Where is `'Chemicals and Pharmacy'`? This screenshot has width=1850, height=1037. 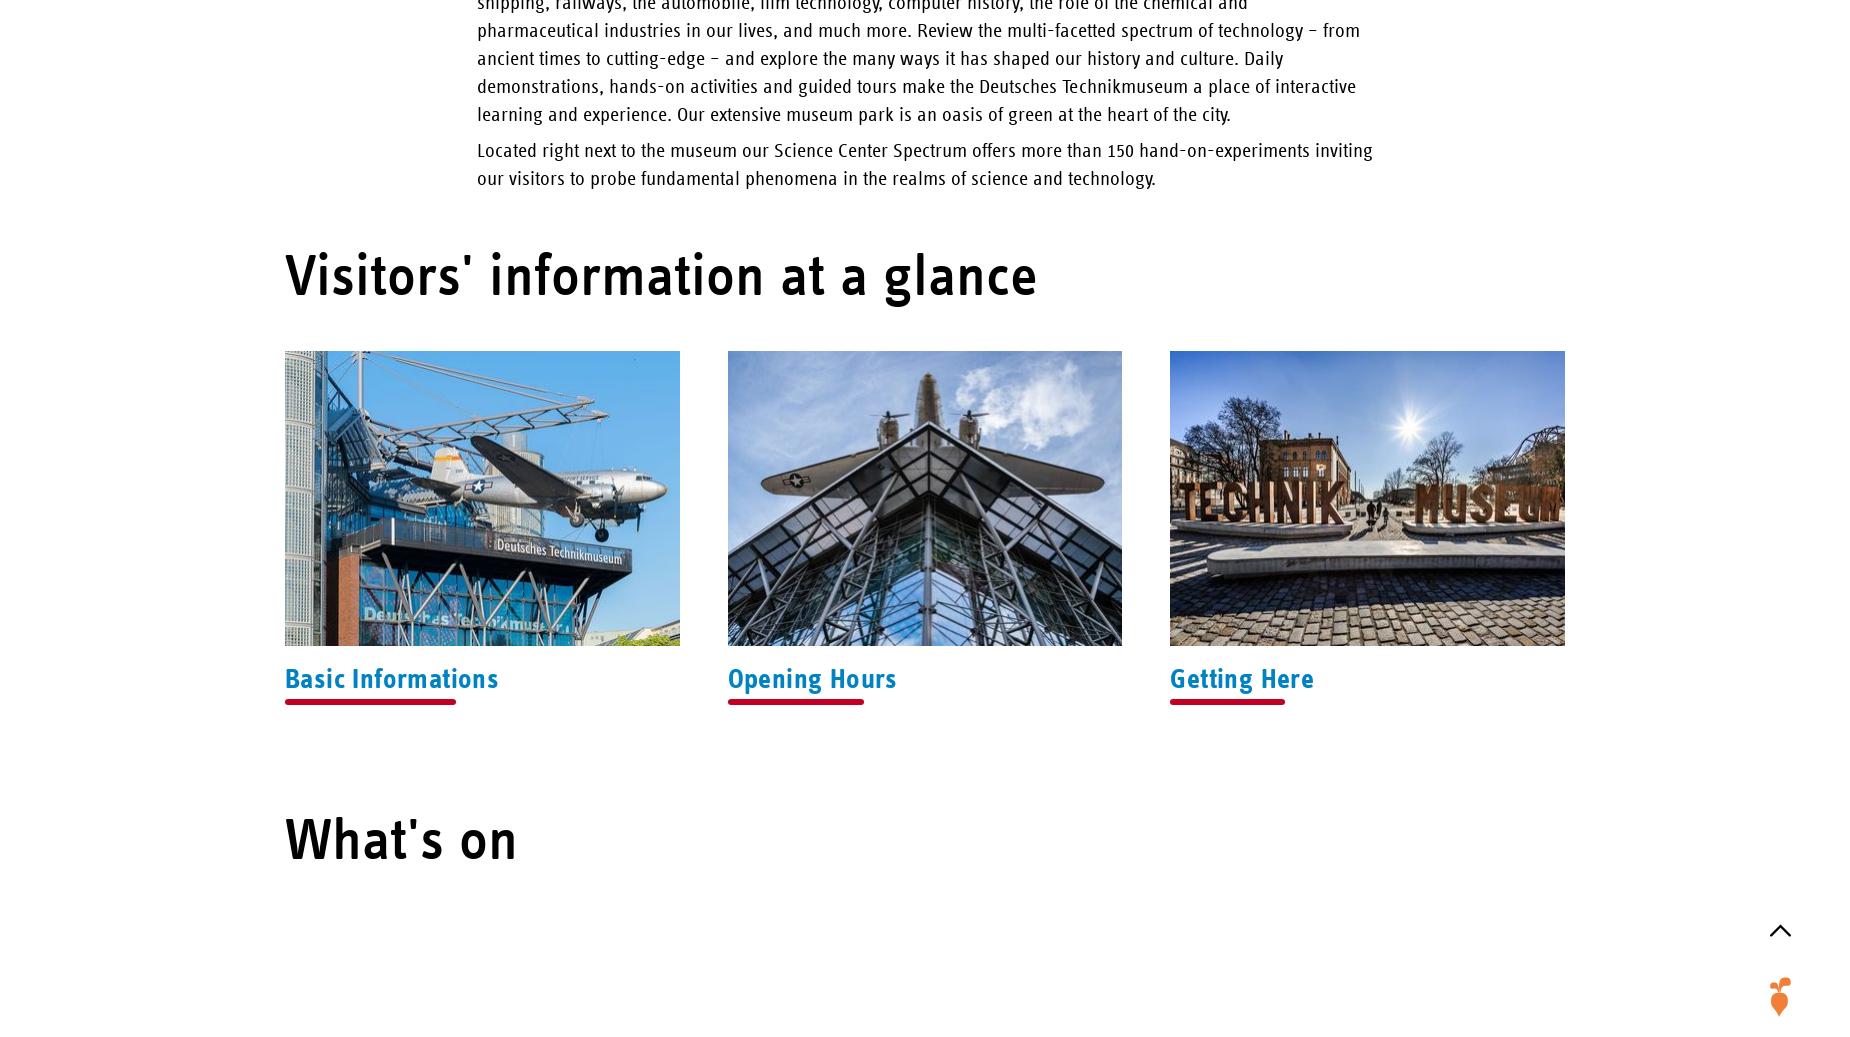
'Chemicals and Pharmacy' is located at coordinates (1711, 215).